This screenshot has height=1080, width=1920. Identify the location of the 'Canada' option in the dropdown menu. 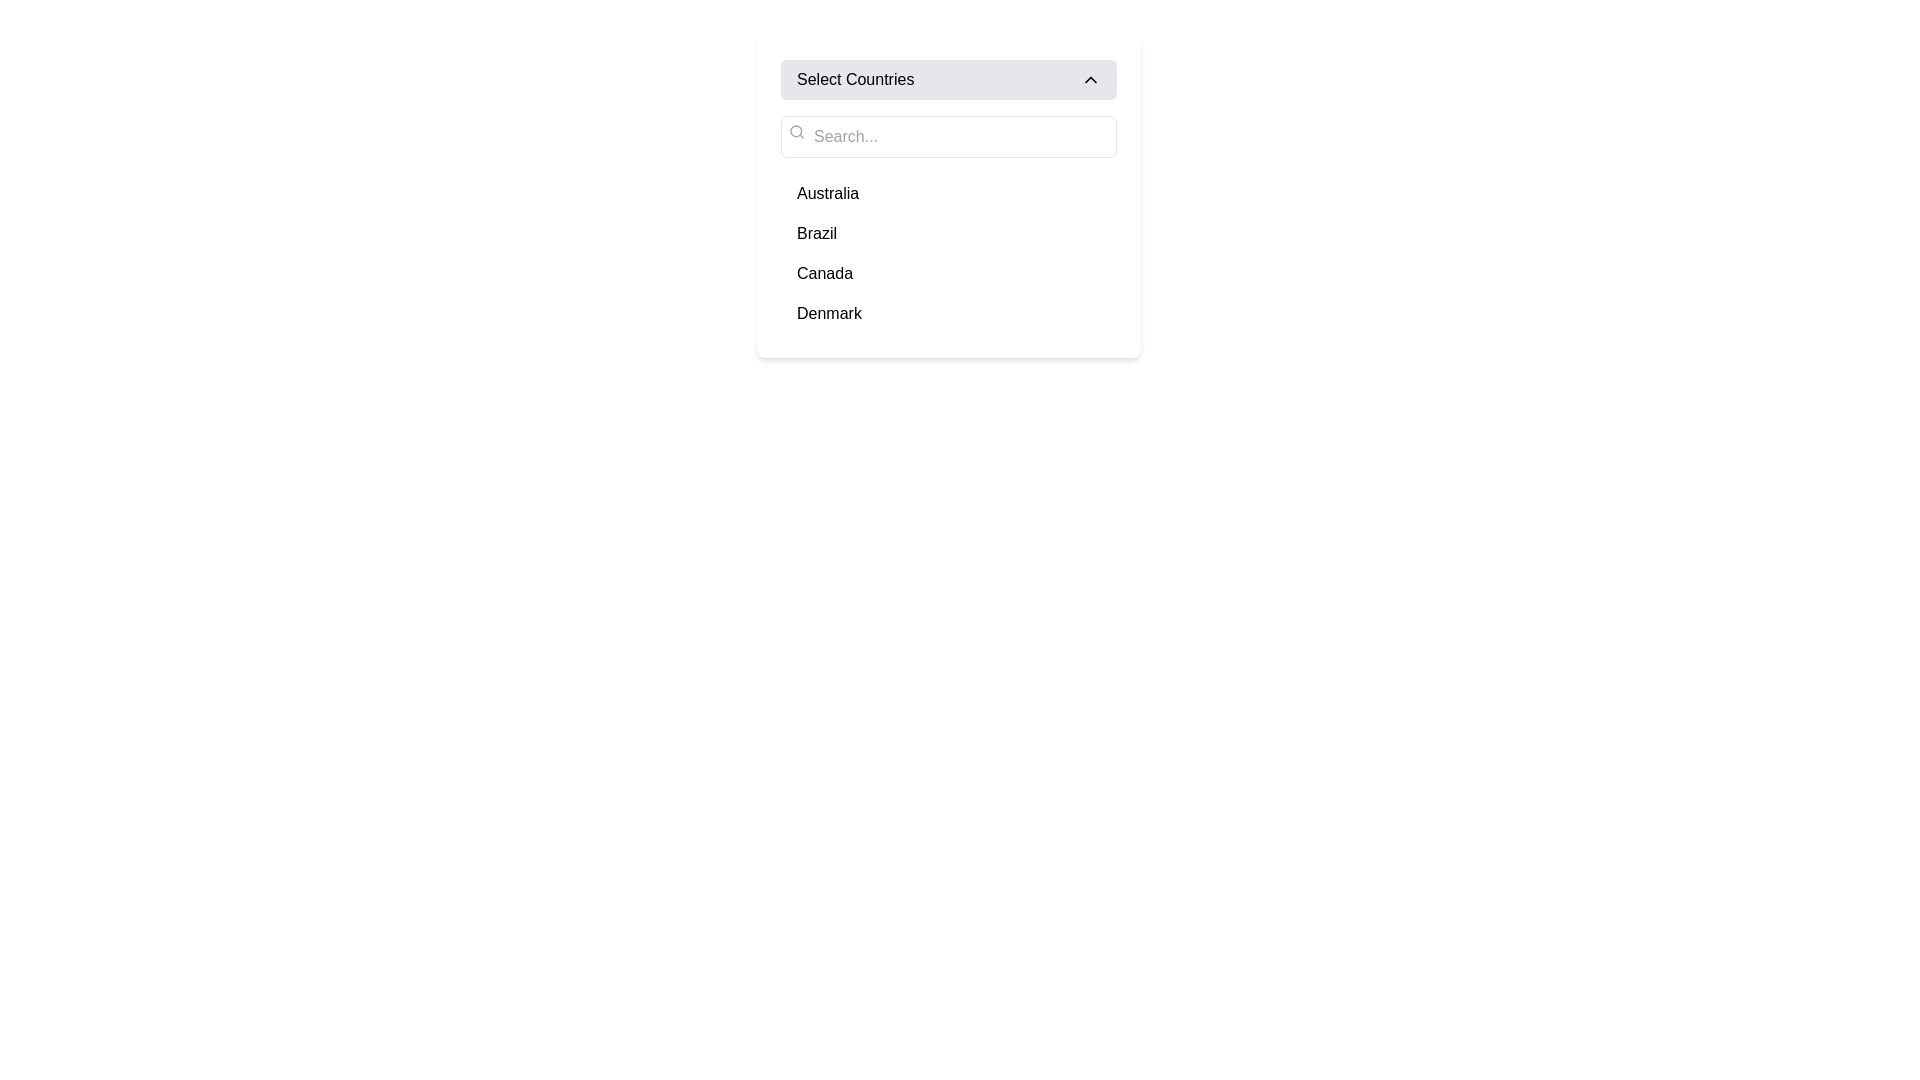
(825, 273).